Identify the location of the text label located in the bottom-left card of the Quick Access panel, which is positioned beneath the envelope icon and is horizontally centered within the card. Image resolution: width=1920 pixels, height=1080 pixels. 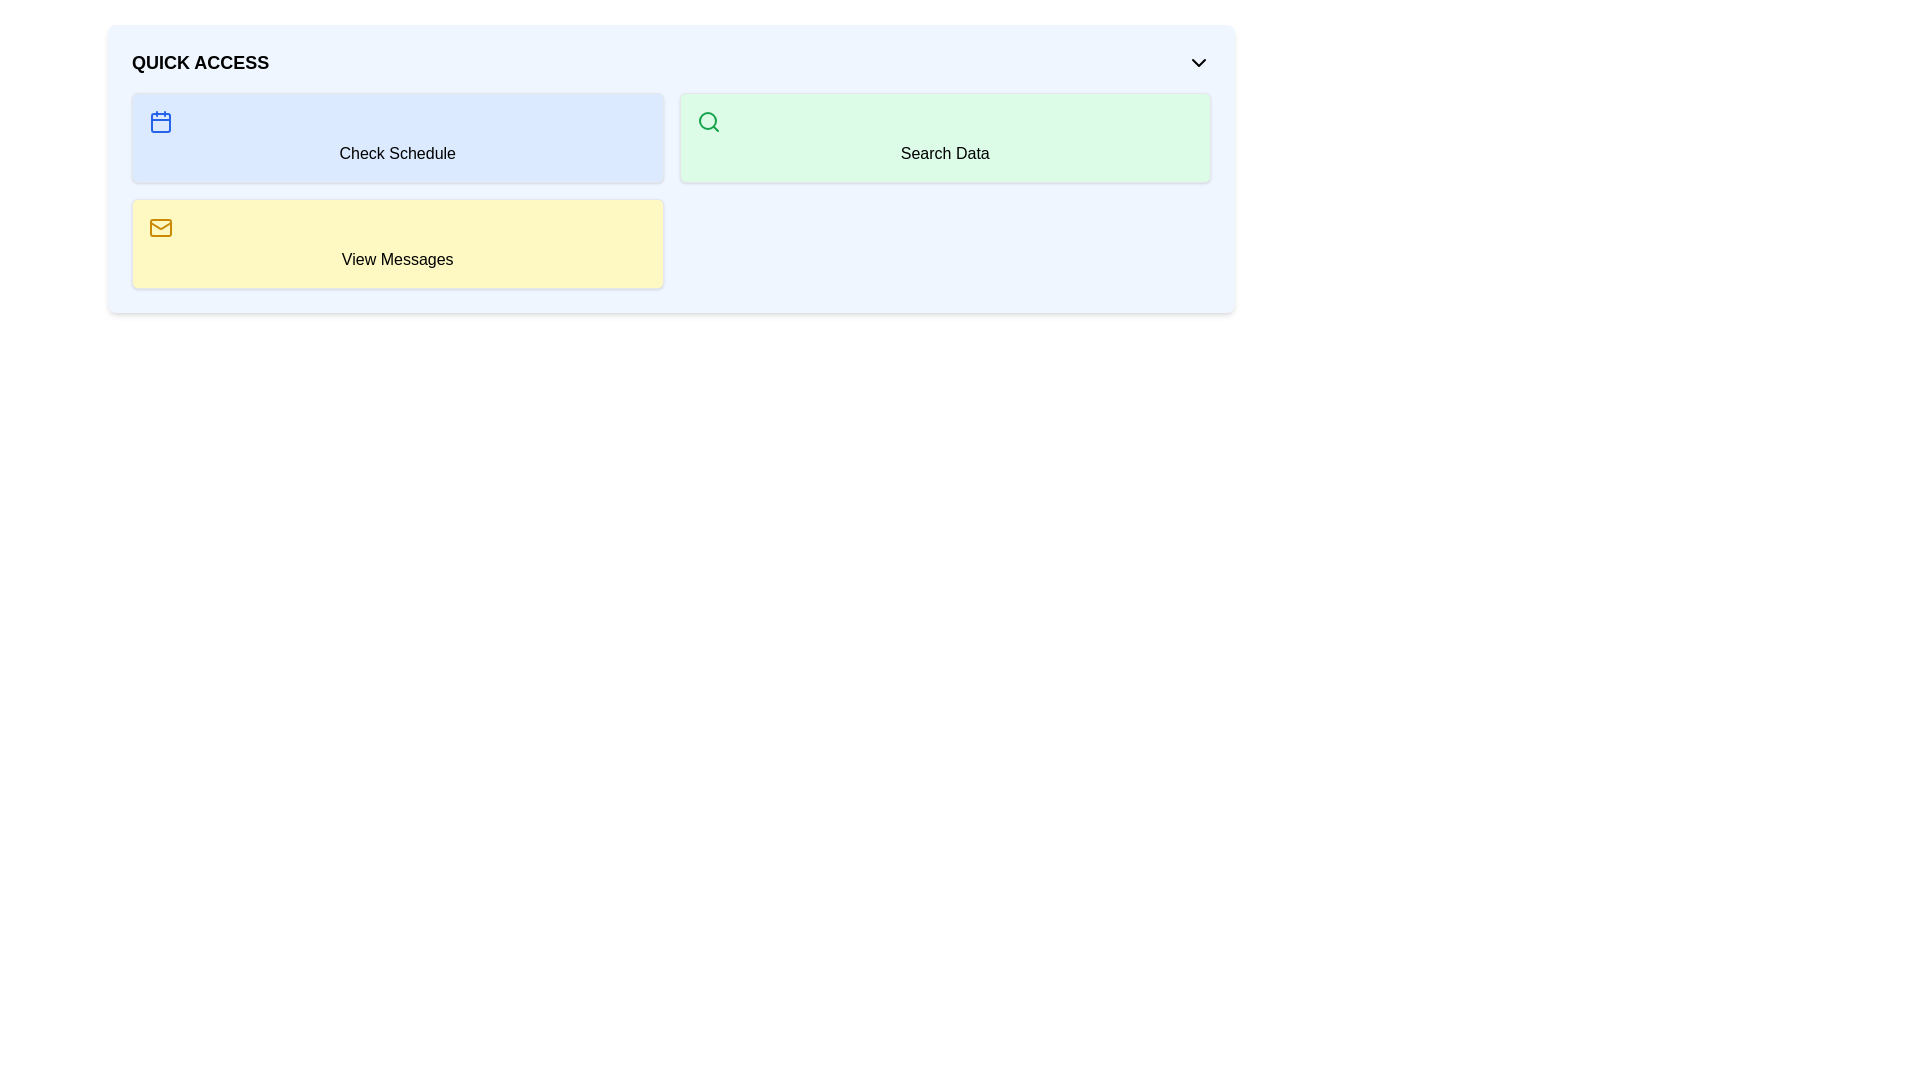
(397, 258).